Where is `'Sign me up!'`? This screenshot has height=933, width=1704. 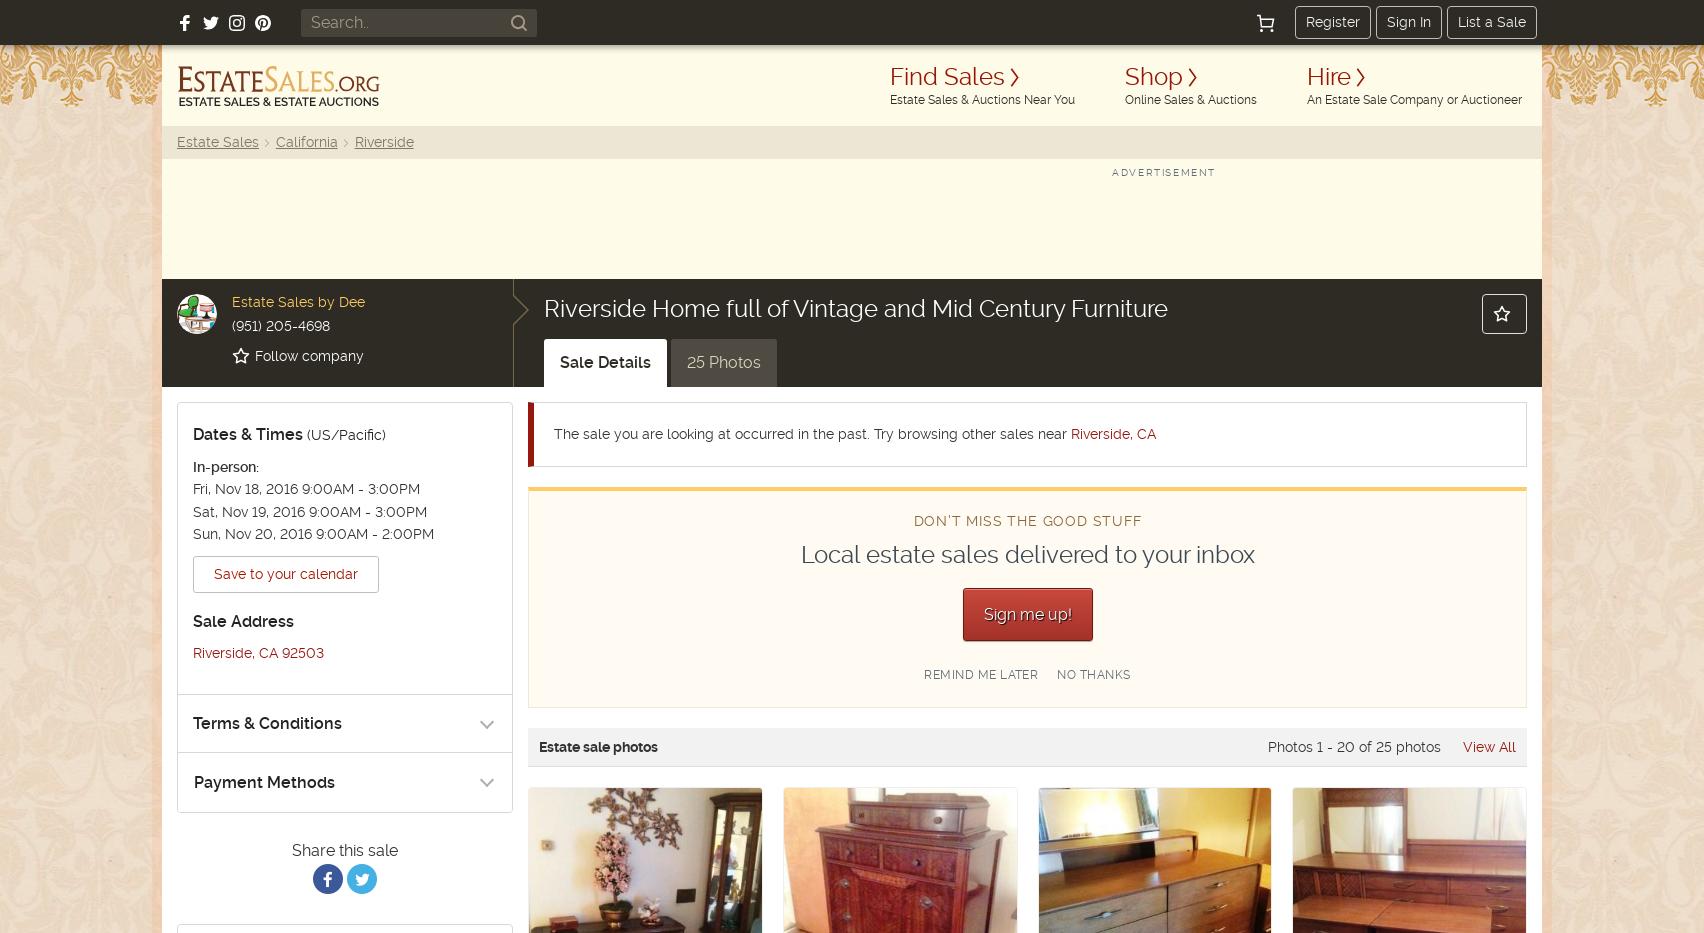 'Sign me up!' is located at coordinates (983, 614).